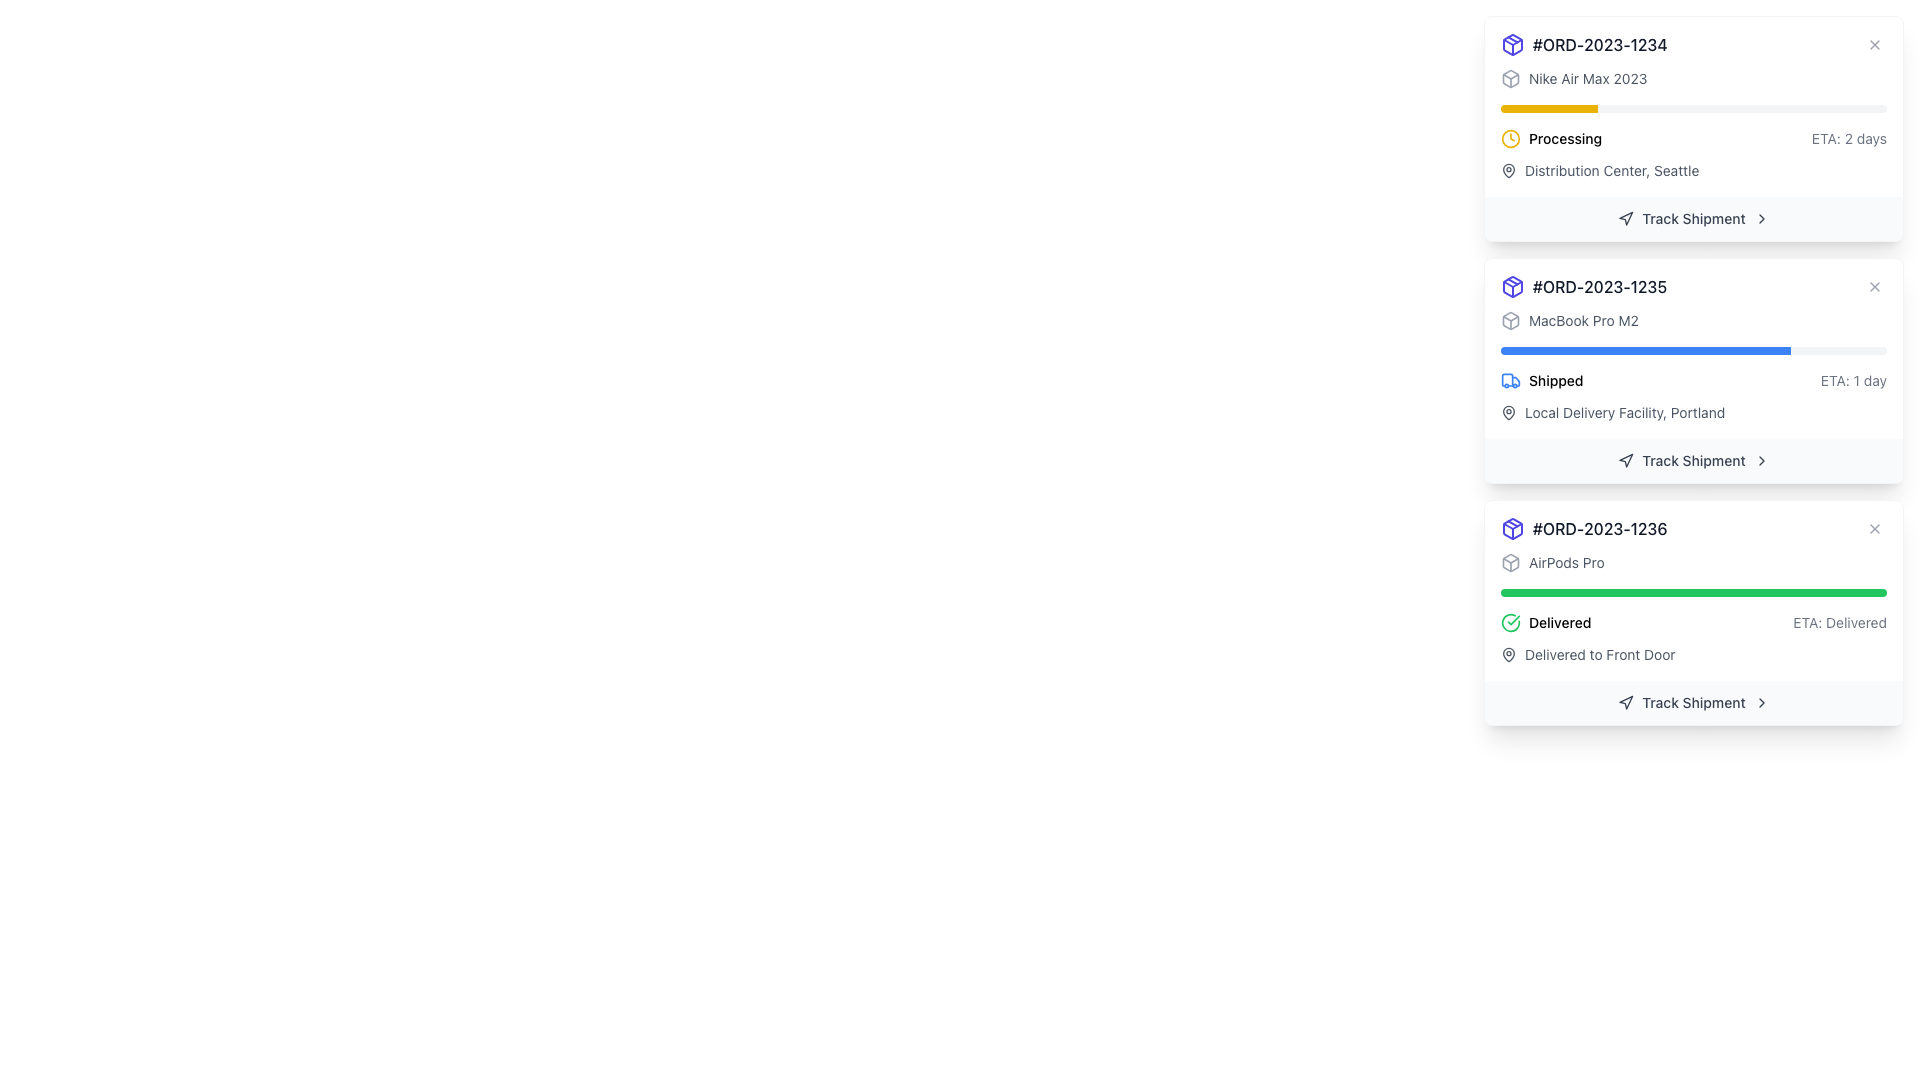 This screenshot has height=1080, width=1920. Describe the element at coordinates (1693, 108) in the screenshot. I see `the progress bar that represents the order processing status for the order ID '#ORD-2023-1234' titled 'Nike Air Max 2023'` at that location.